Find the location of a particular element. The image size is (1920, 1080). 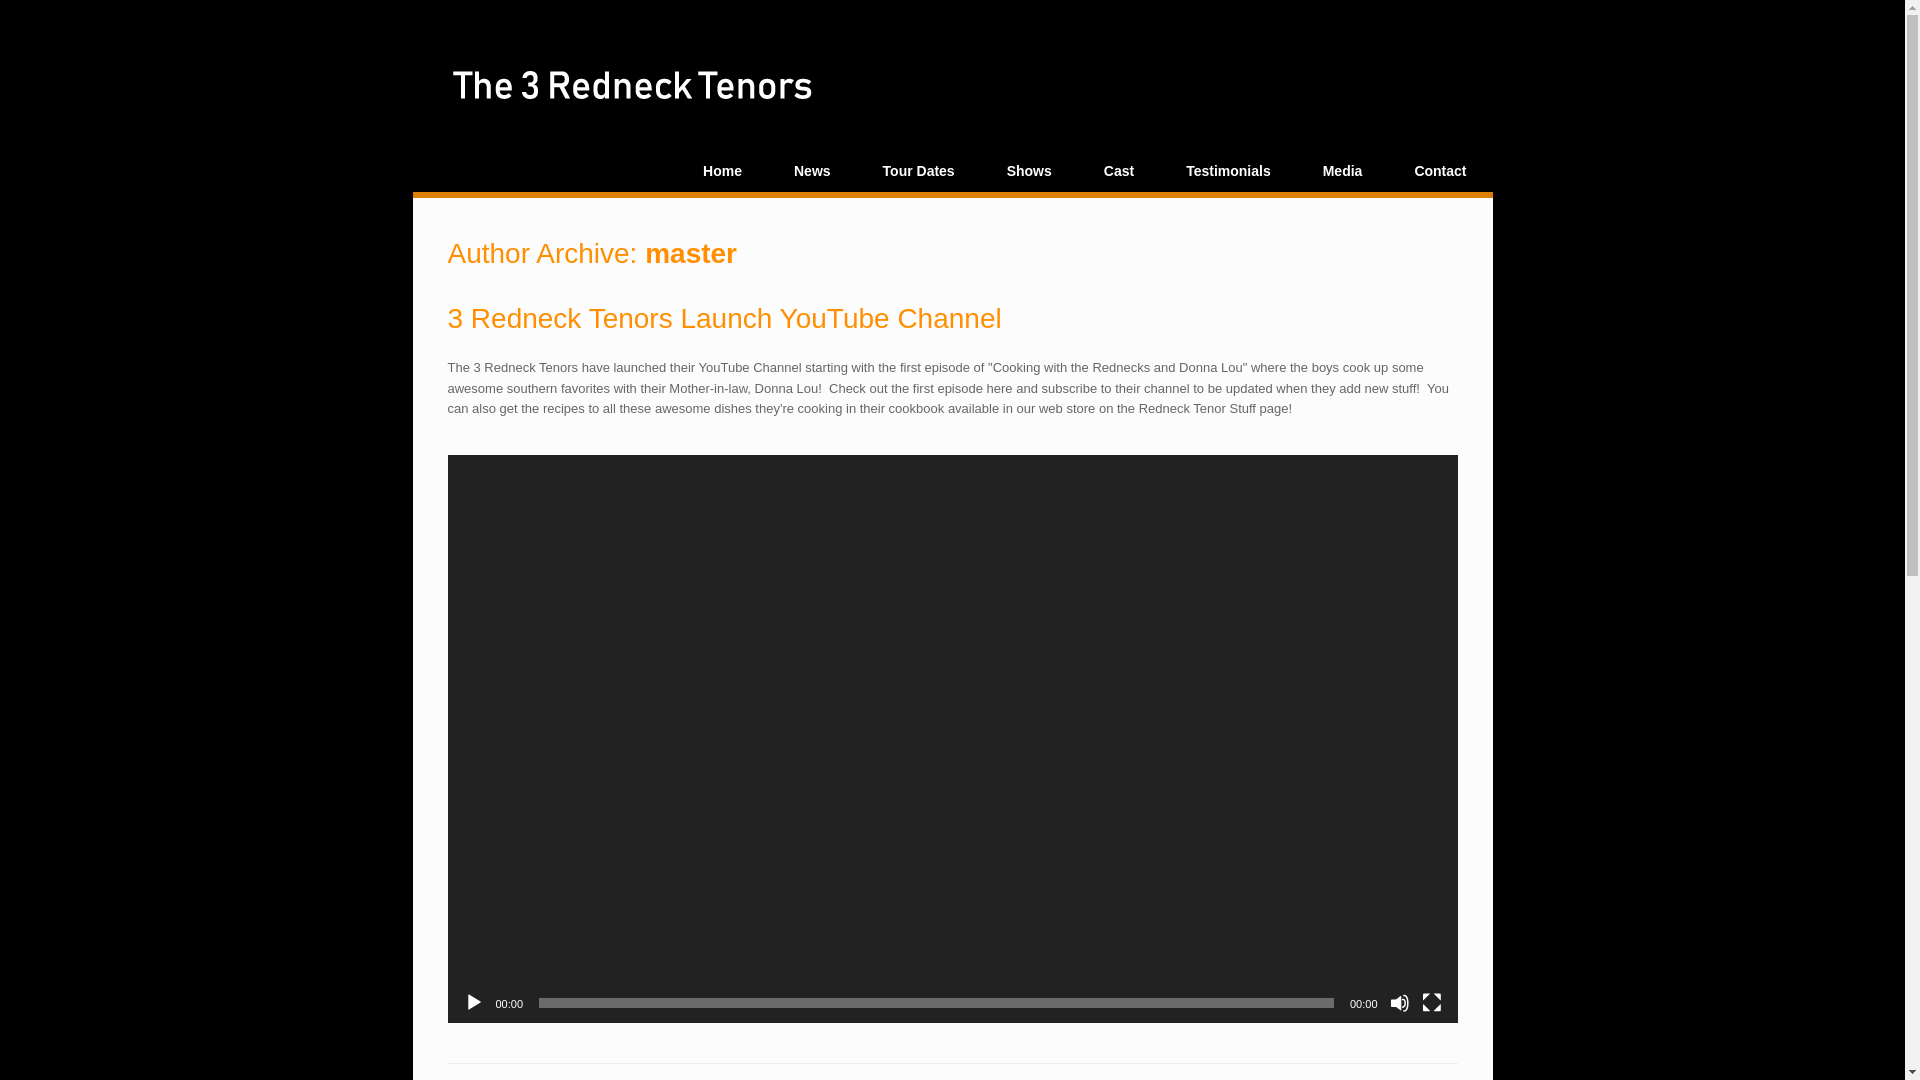

'Tour Dates' is located at coordinates (917, 169).